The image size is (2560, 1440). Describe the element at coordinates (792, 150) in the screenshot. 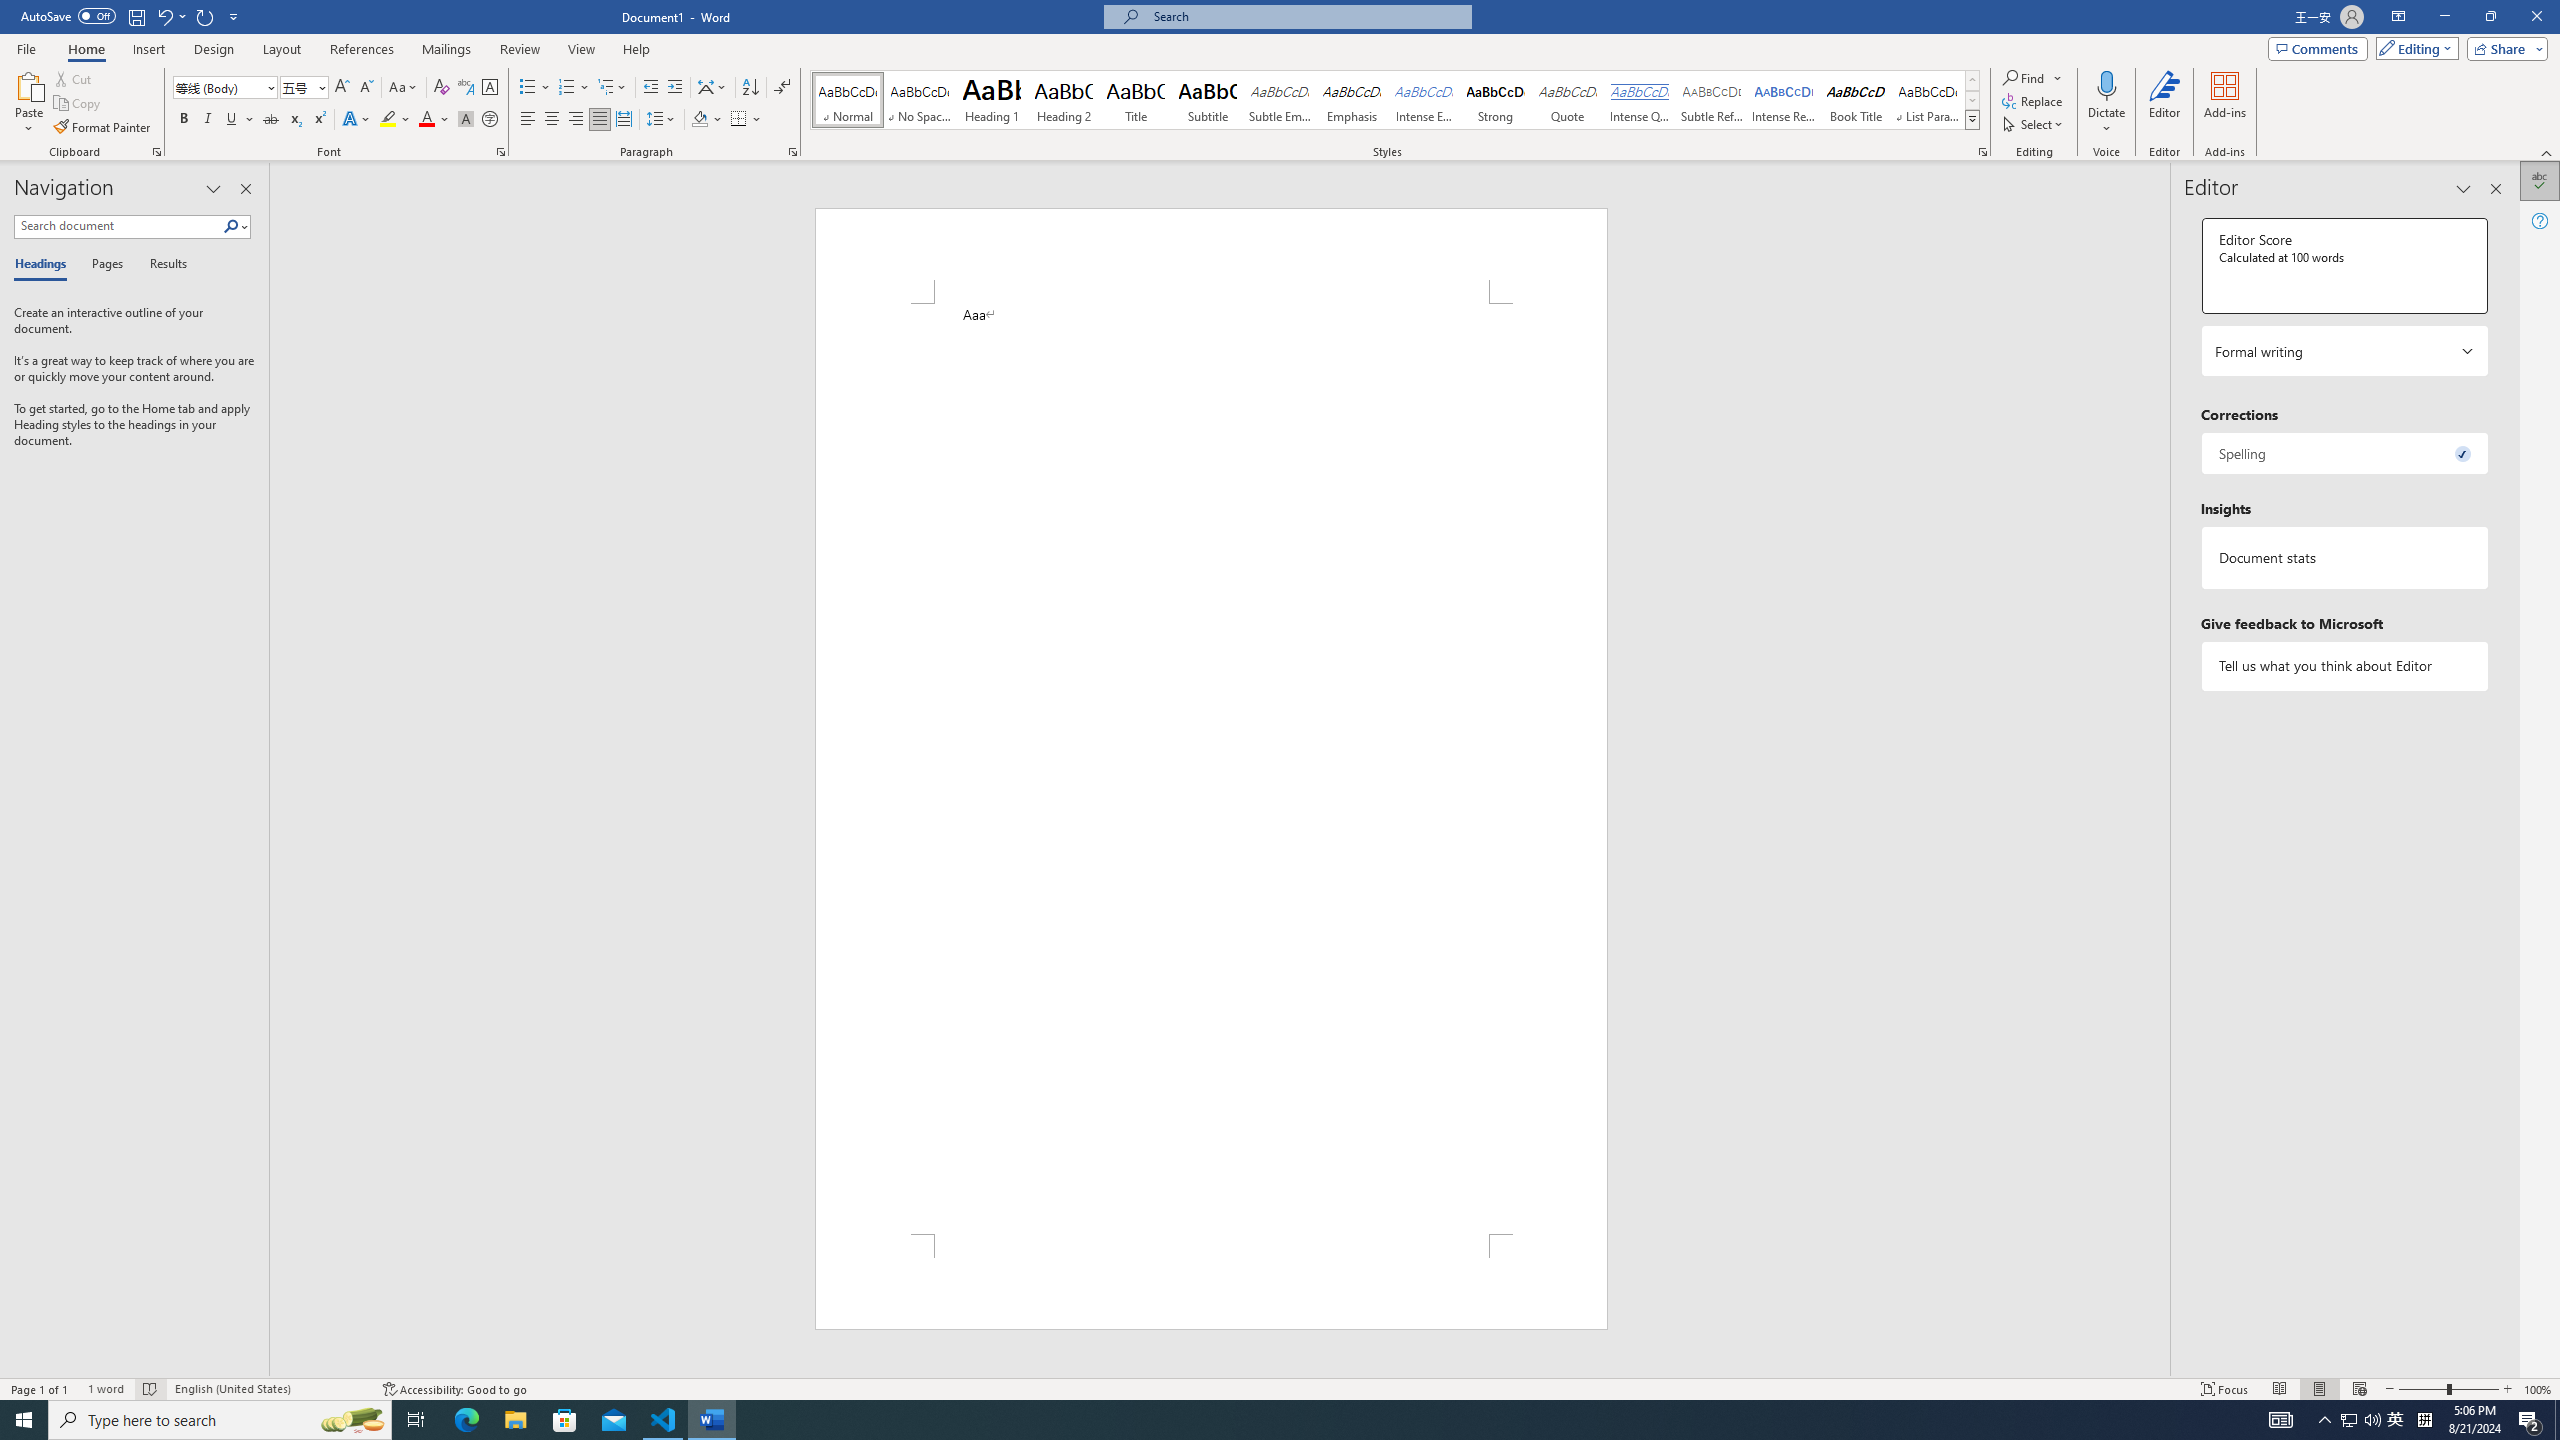

I see `'Paragraph...'` at that location.